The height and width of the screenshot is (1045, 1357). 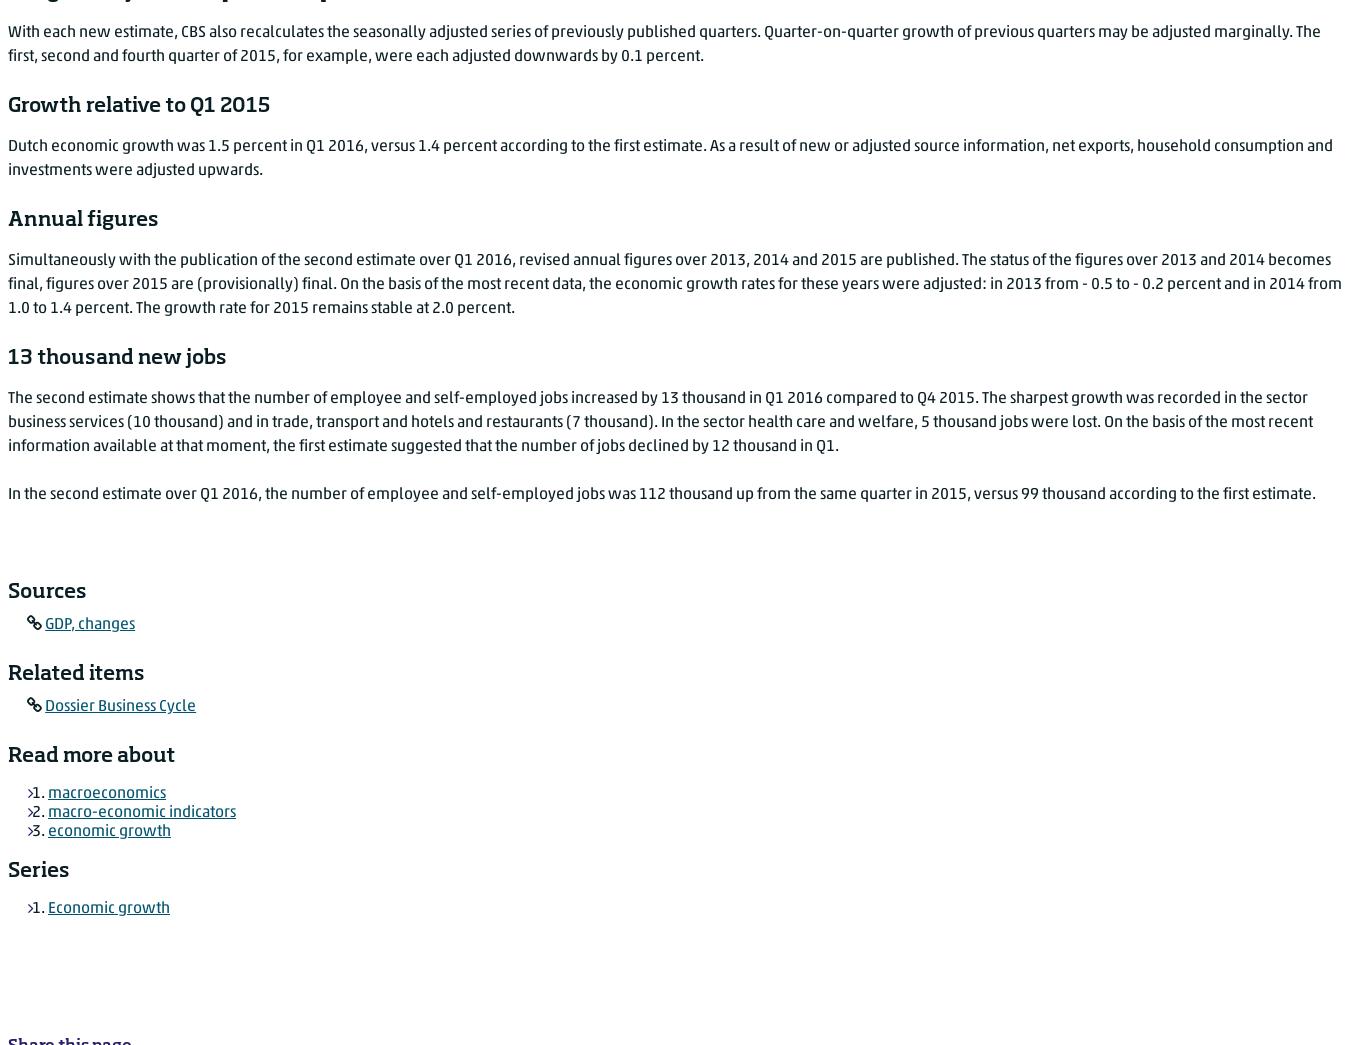 What do you see at coordinates (669, 157) in the screenshot?
I see `'in Q1 2016, versus 1.4 percent according to the first estimate. As a result of new or adjusted source information, net exports, household consumption and investments were adjusted upwards.'` at bounding box center [669, 157].